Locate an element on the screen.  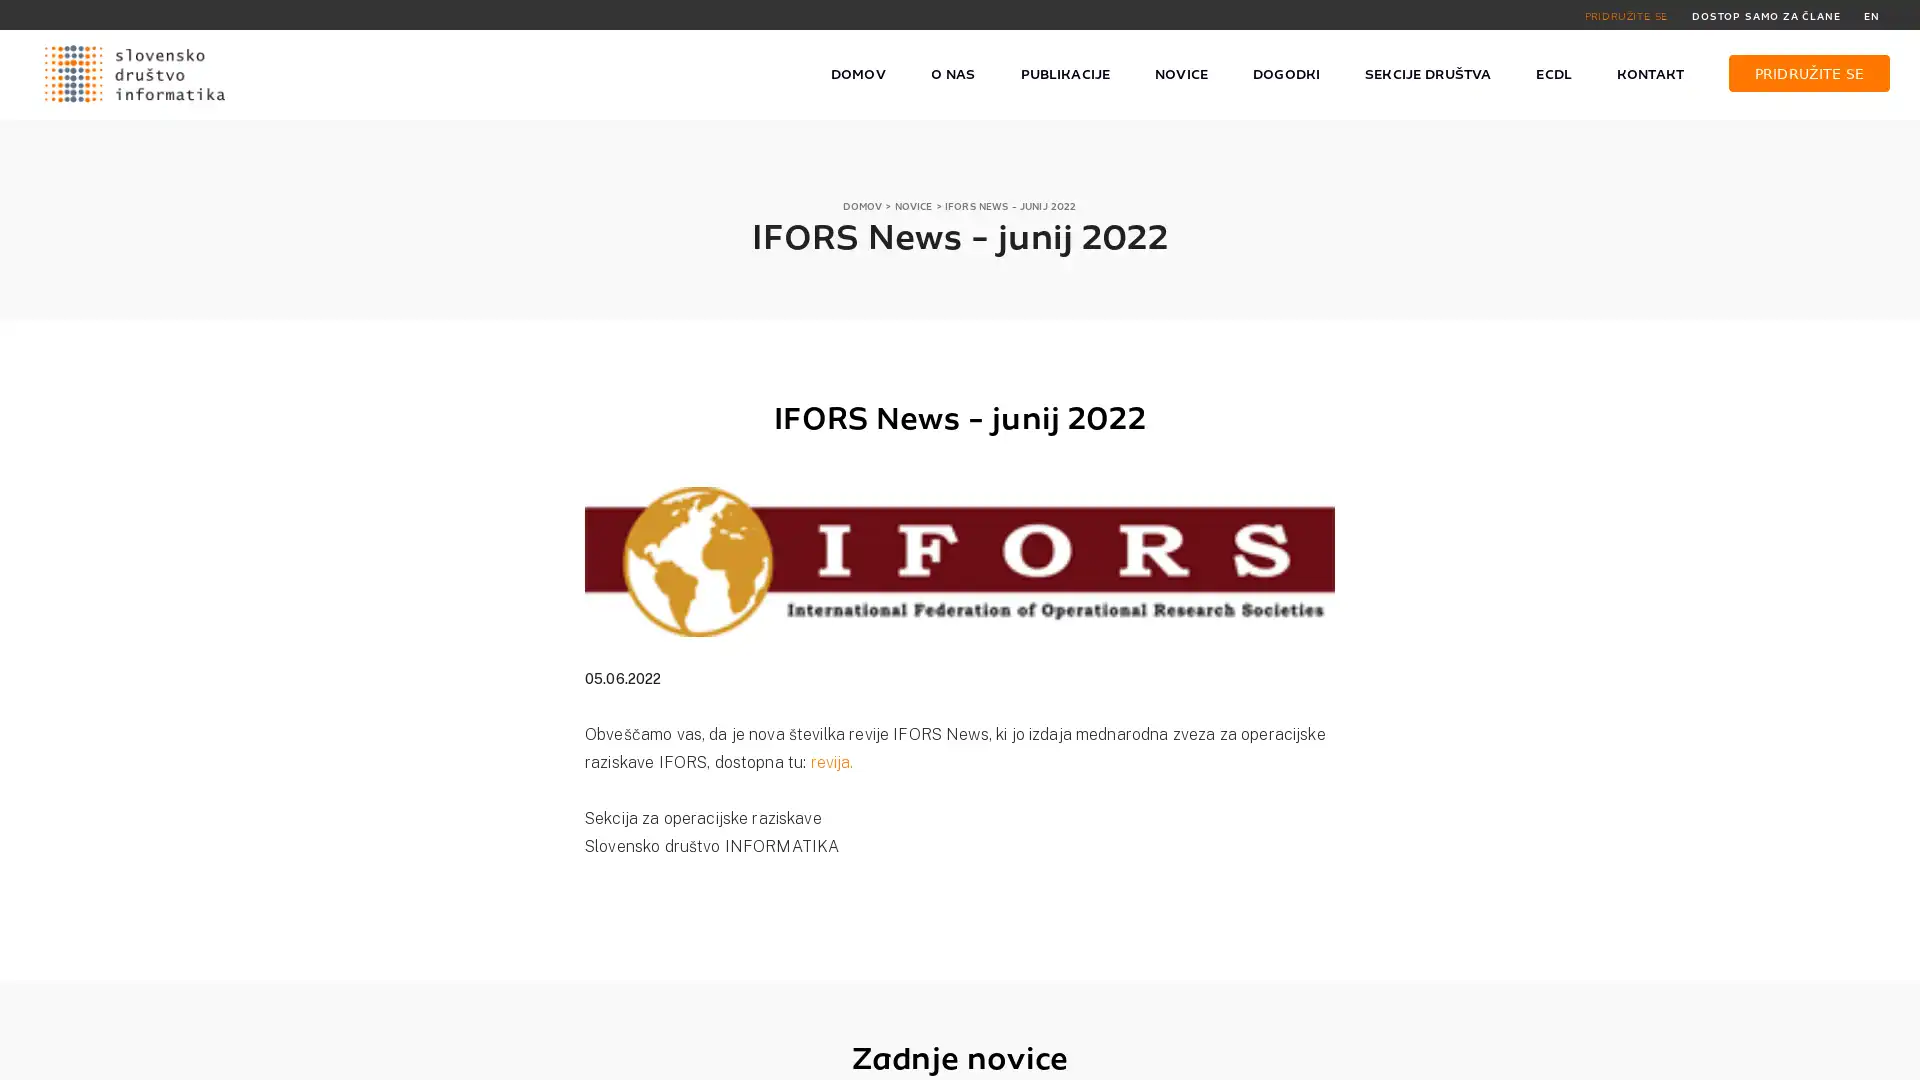
Uredi piskotke is located at coordinates (1420, 1053).